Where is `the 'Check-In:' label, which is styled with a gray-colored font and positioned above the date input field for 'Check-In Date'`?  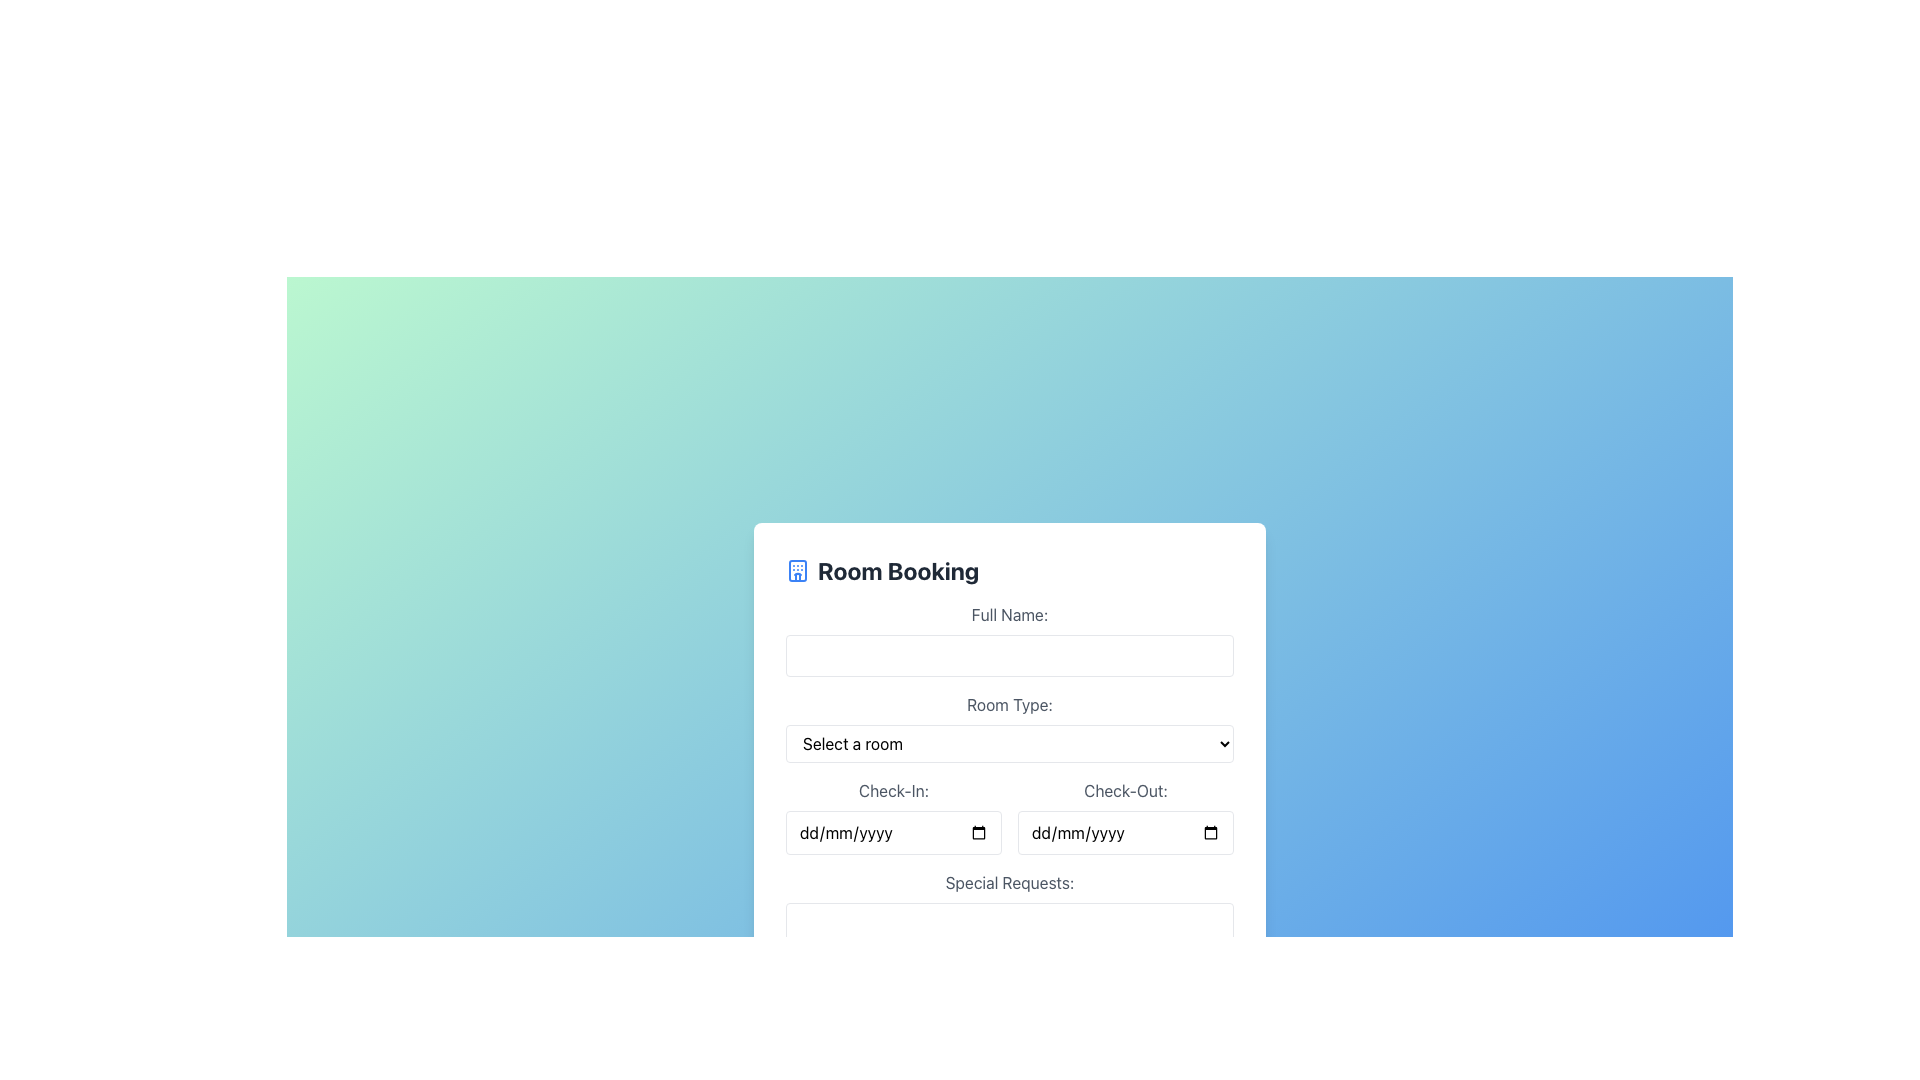
the 'Check-In:' label, which is styled with a gray-colored font and positioned above the date input field for 'Check-In Date' is located at coordinates (892, 789).